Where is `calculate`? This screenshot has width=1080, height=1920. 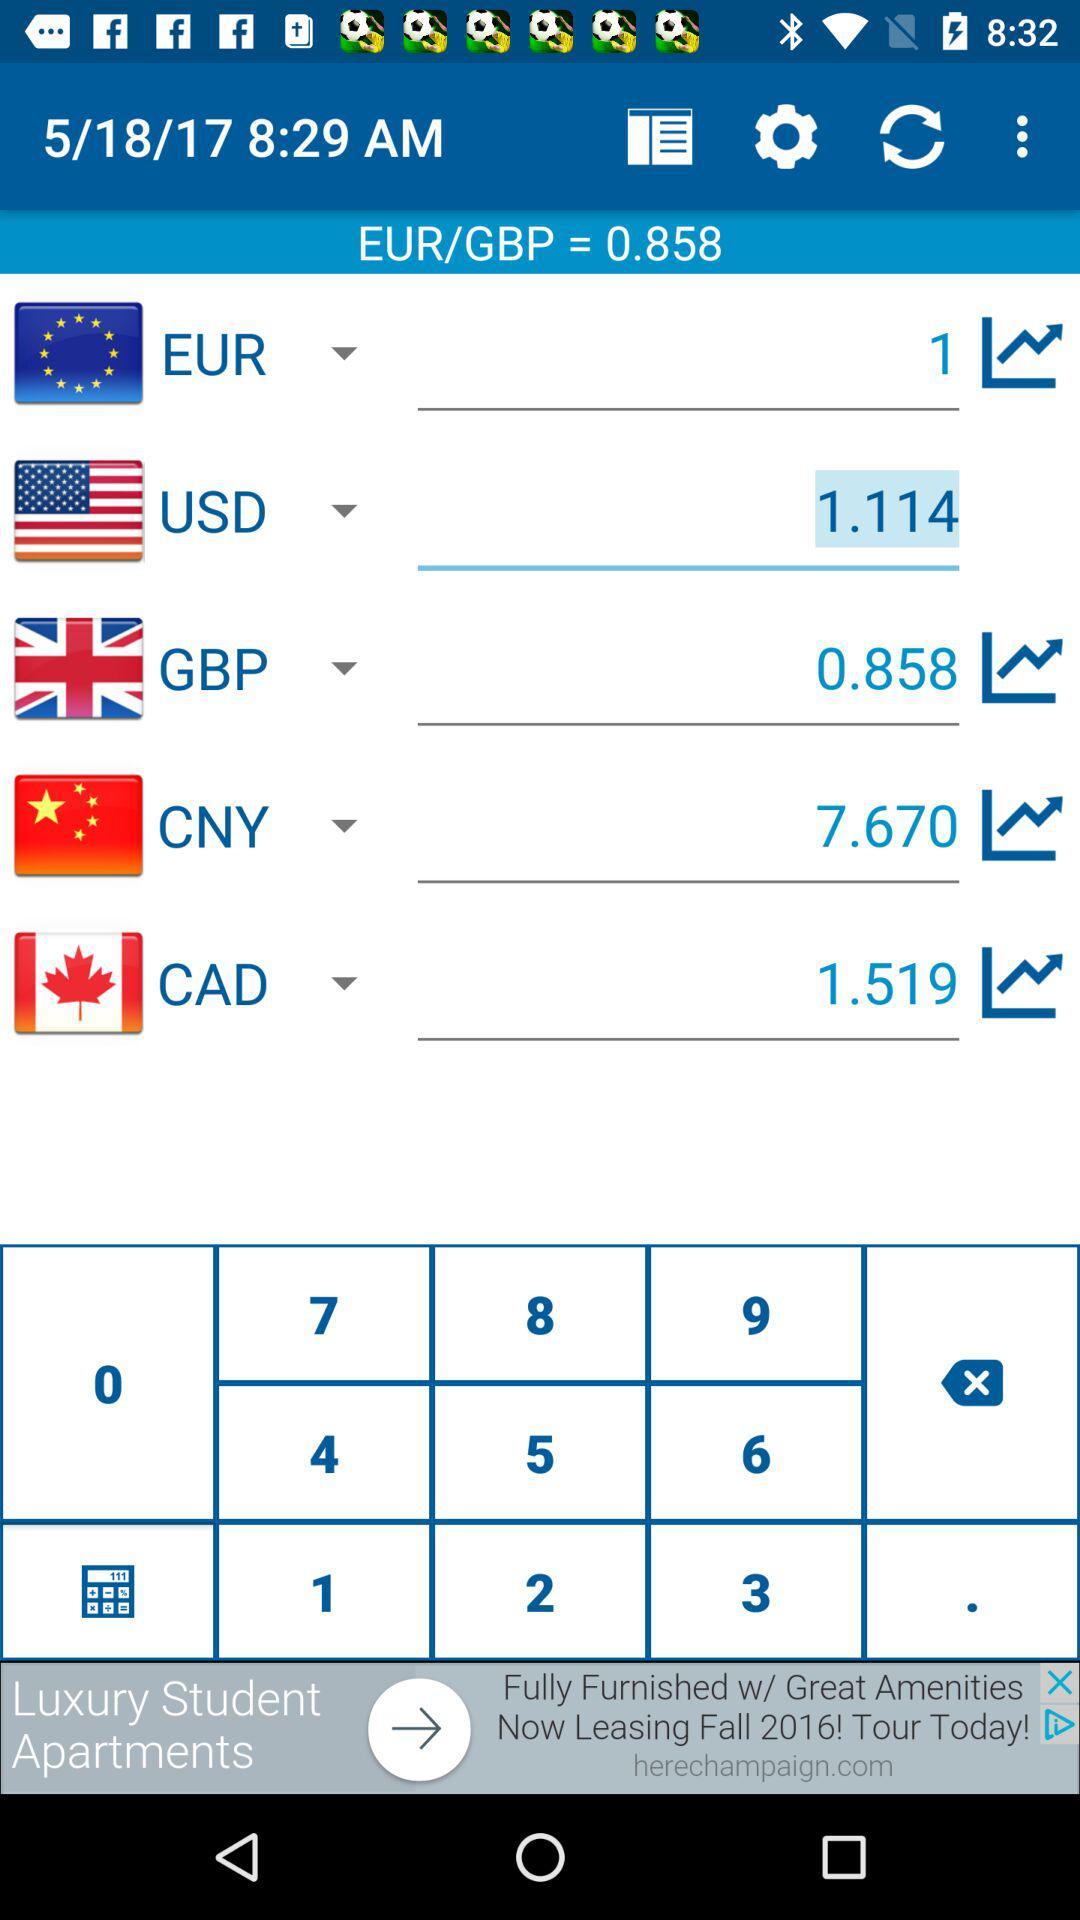
calculate is located at coordinates (108, 1590).